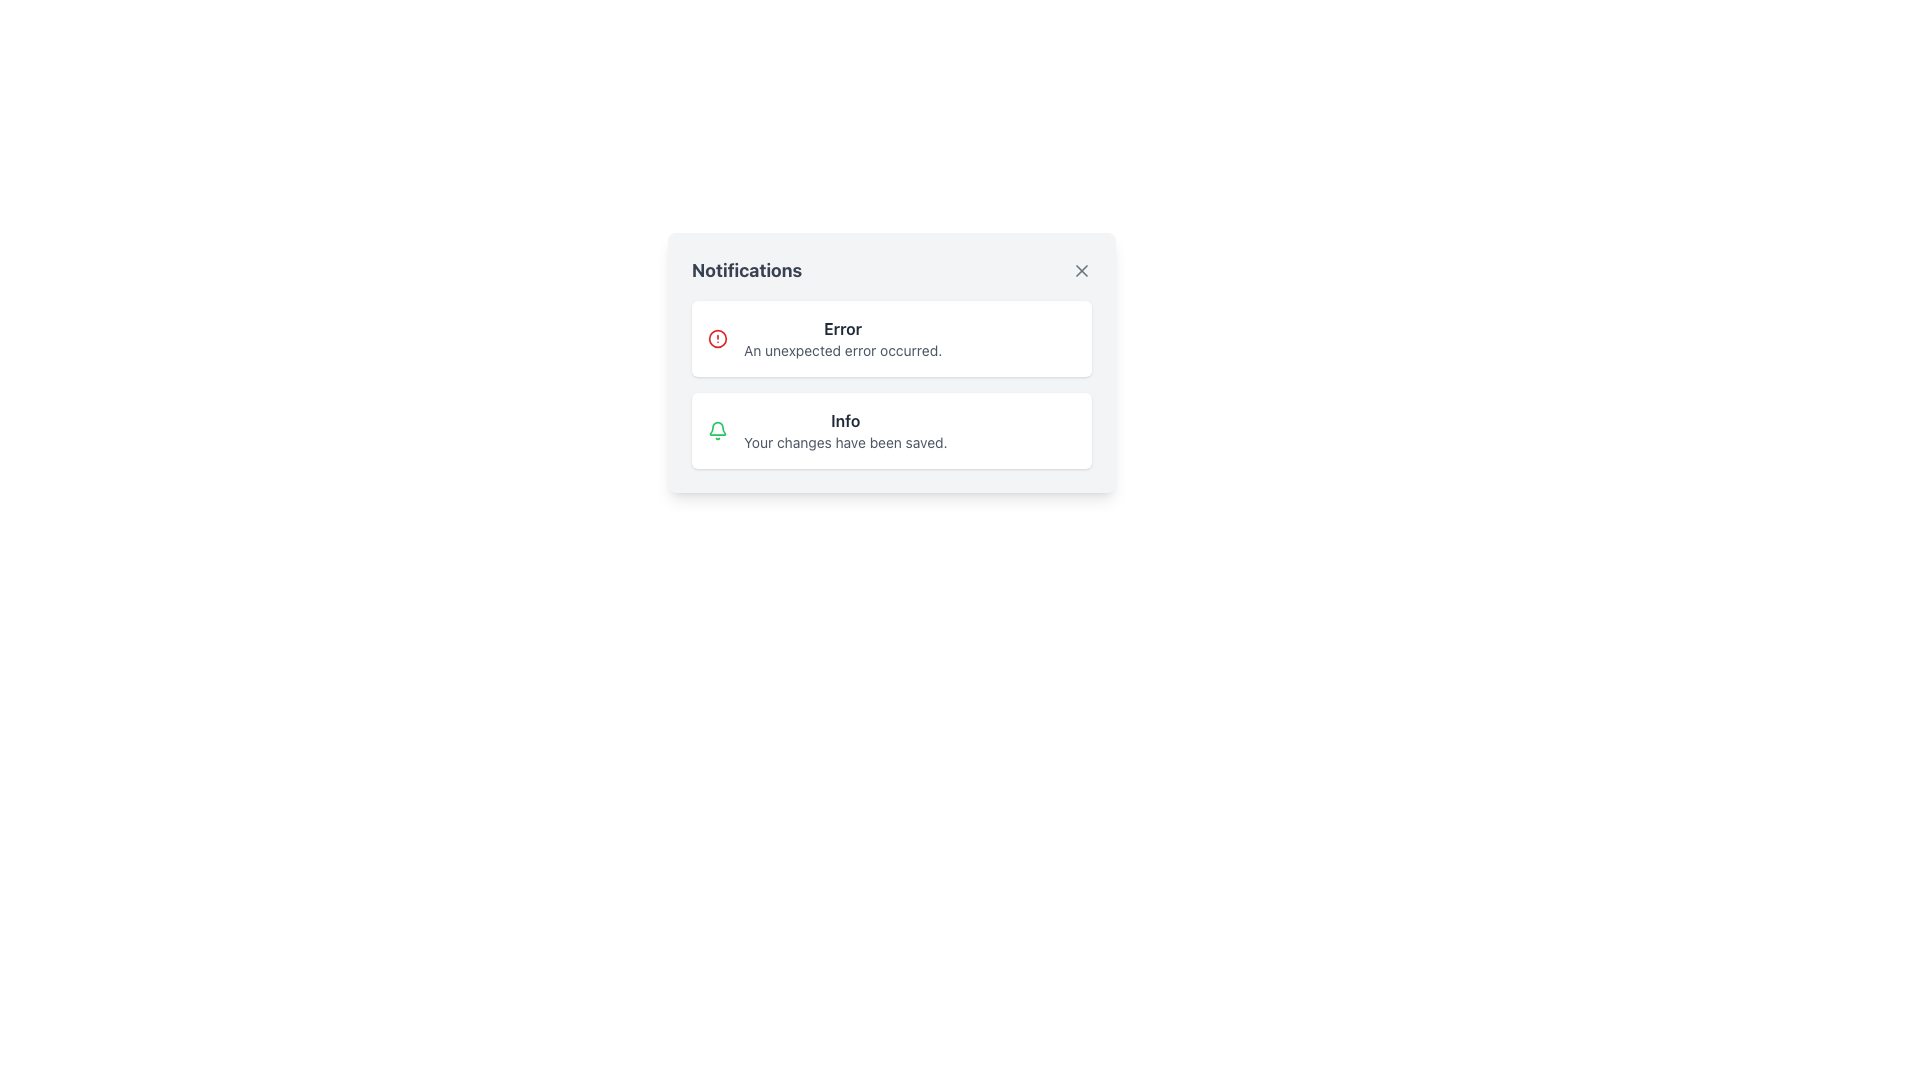 This screenshot has width=1920, height=1080. I want to click on the circular error icon located at the beginning of the 'Error' notification card in the notification panel, which is to the left of the text 'Error', so click(718, 338).